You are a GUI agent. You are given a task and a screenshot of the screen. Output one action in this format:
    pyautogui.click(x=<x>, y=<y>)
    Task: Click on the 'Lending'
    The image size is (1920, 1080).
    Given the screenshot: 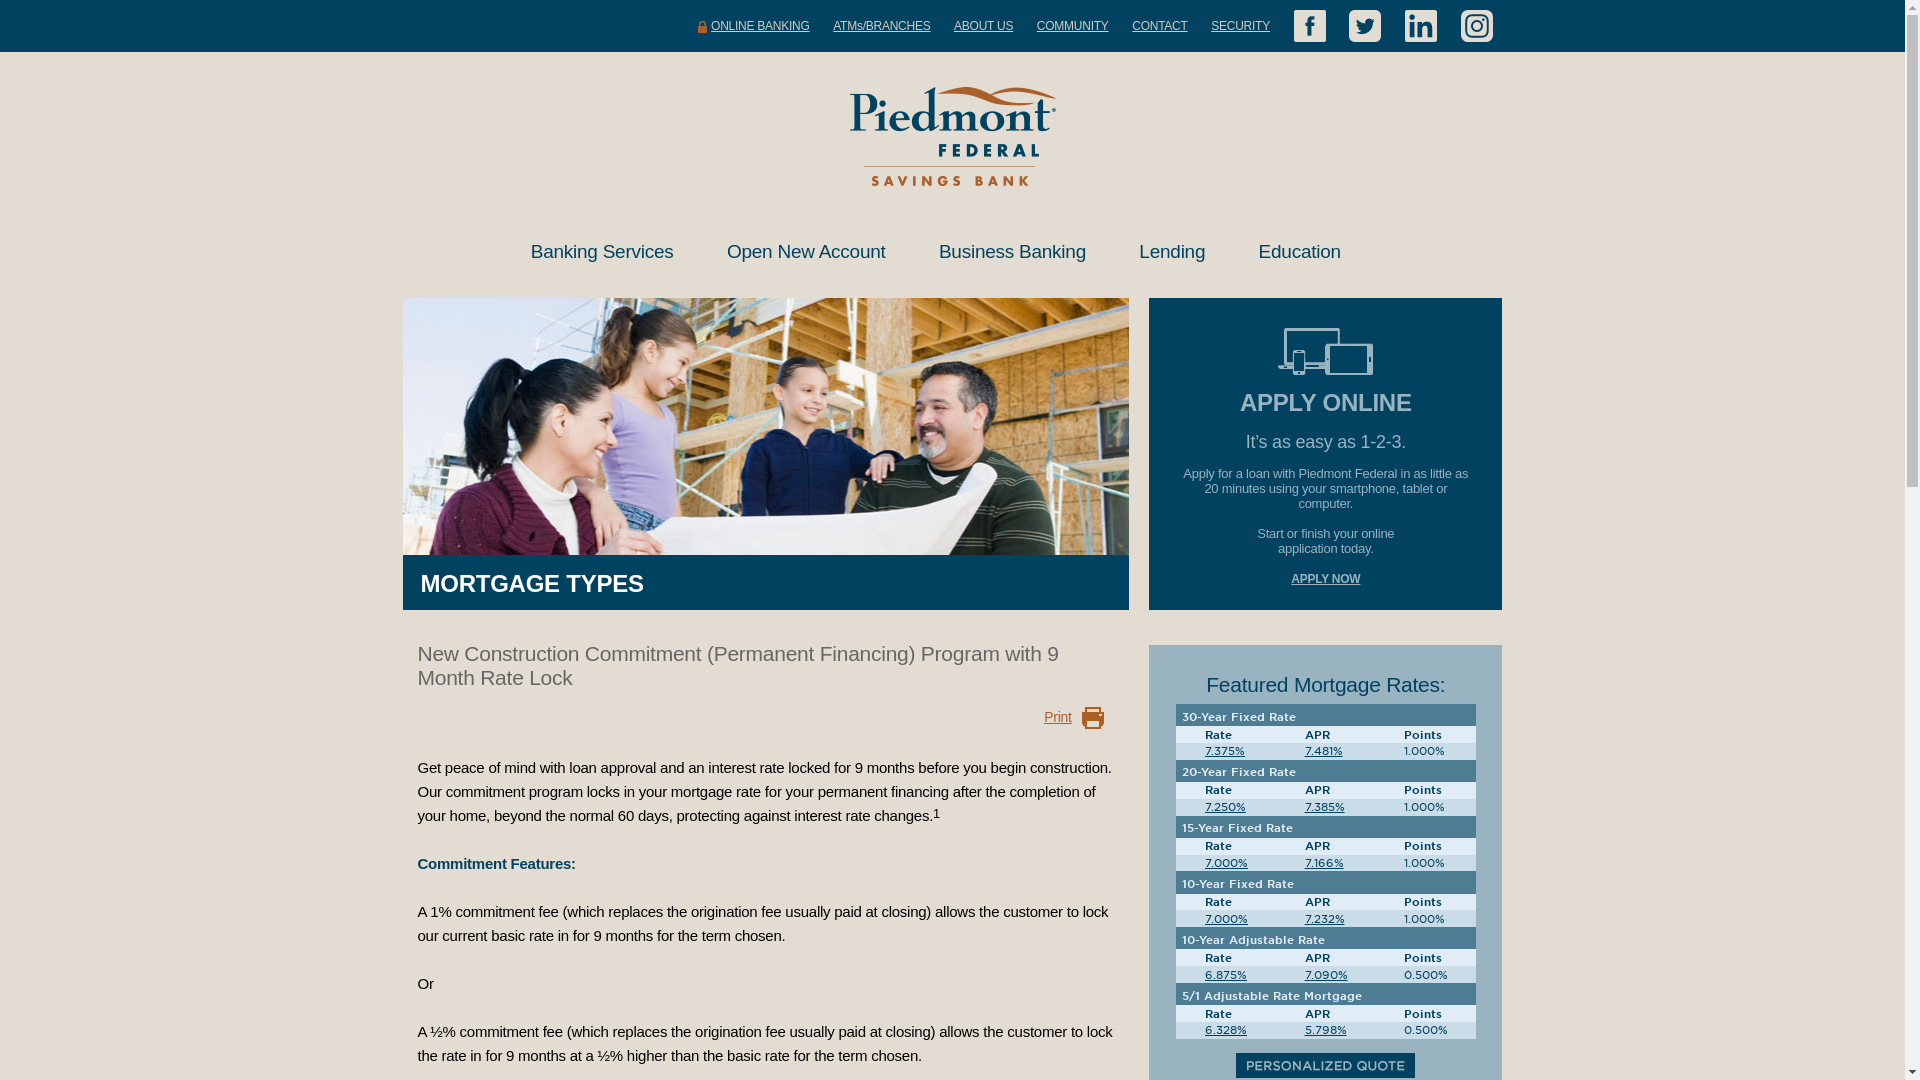 What is the action you would take?
    pyautogui.click(x=1176, y=250)
    